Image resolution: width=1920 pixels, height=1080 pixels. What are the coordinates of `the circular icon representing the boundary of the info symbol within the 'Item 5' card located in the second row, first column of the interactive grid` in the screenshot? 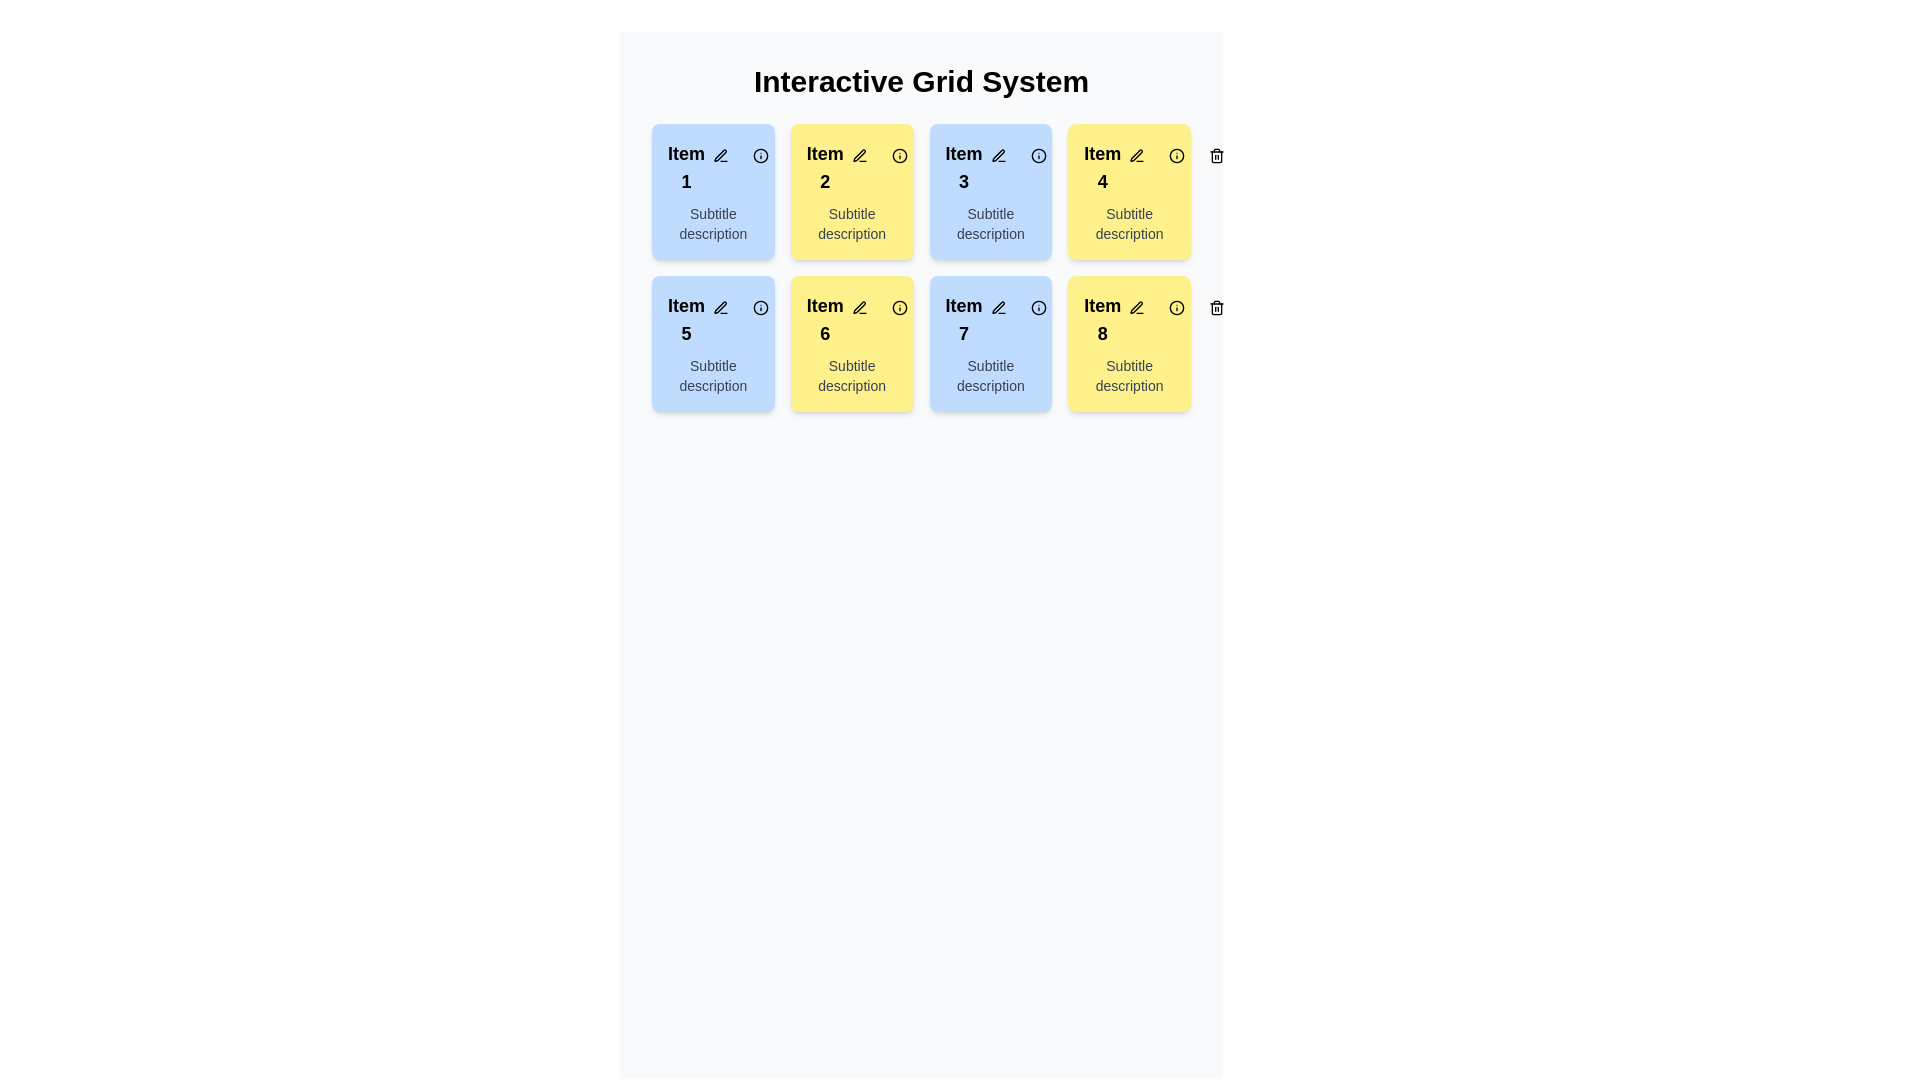 It's located at (760, 308).